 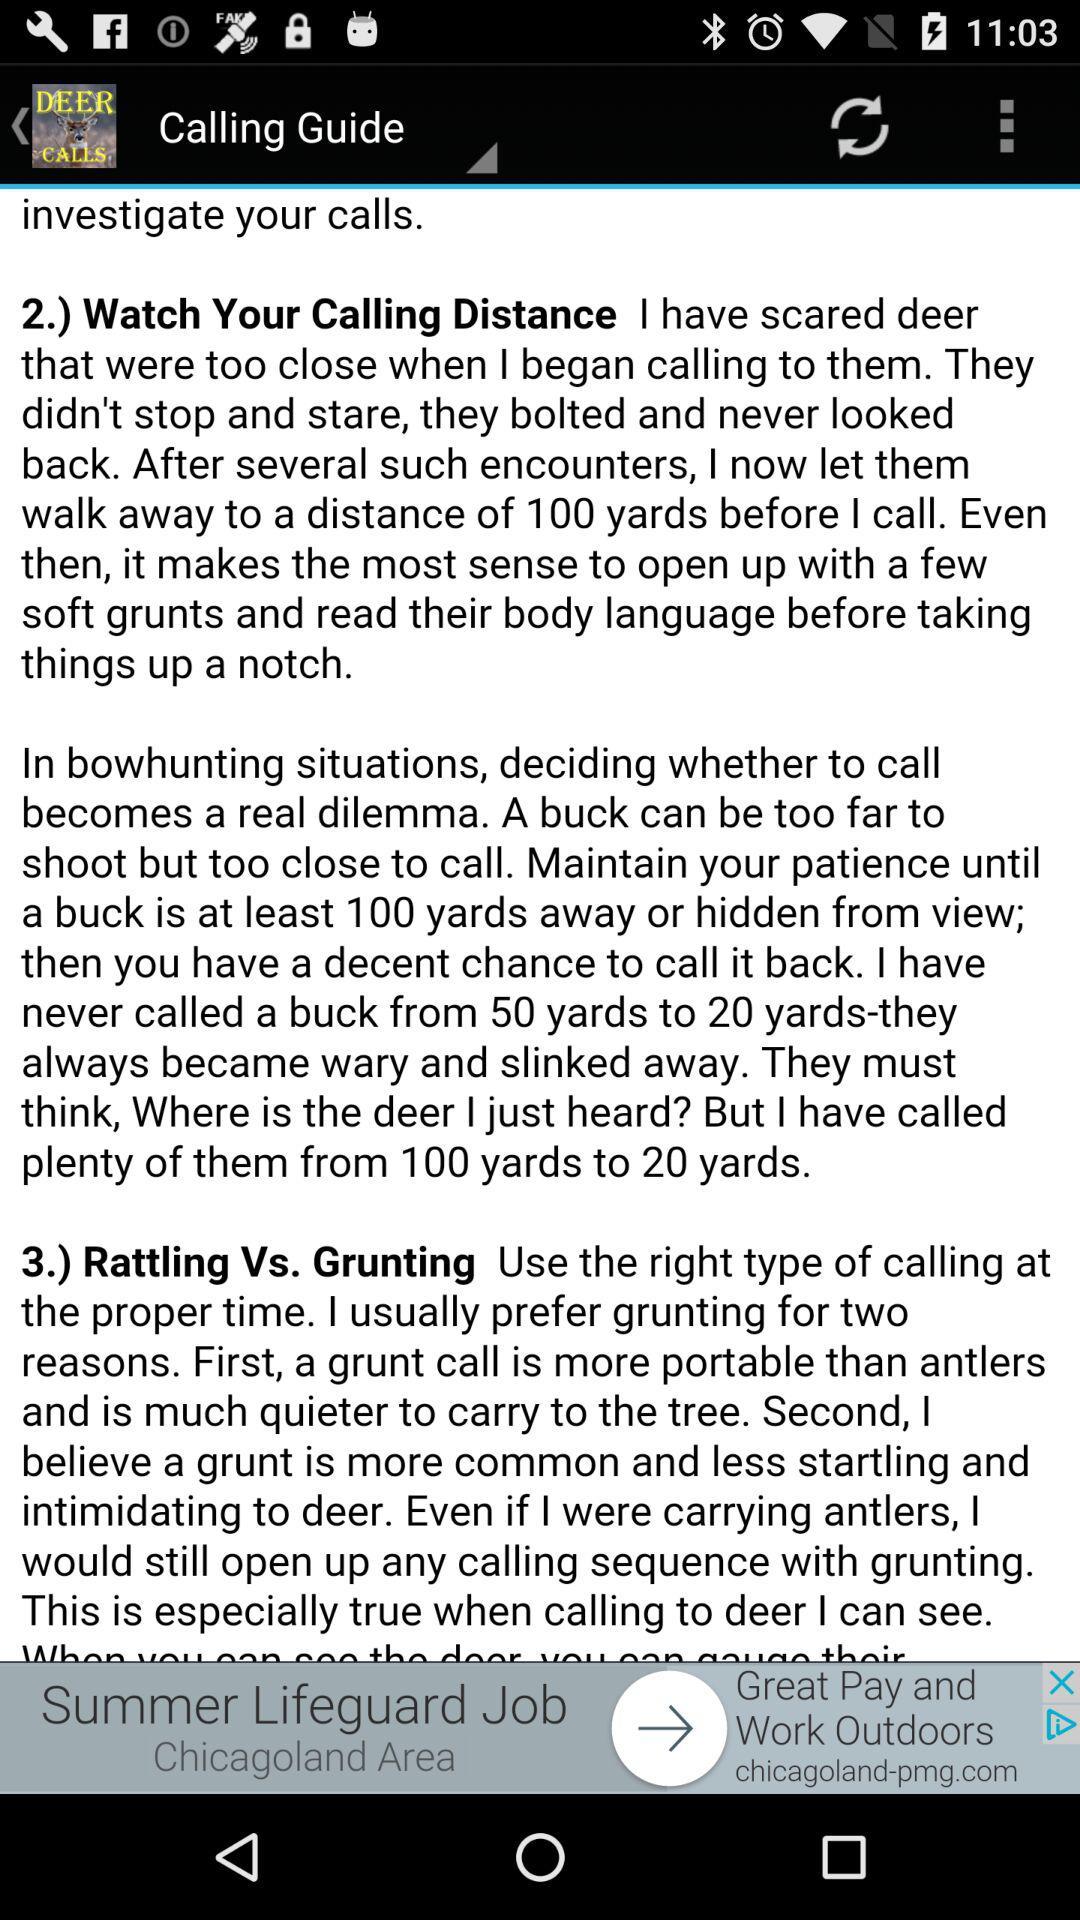 I want to click on advertisement page, so click(x=540, y=1727).